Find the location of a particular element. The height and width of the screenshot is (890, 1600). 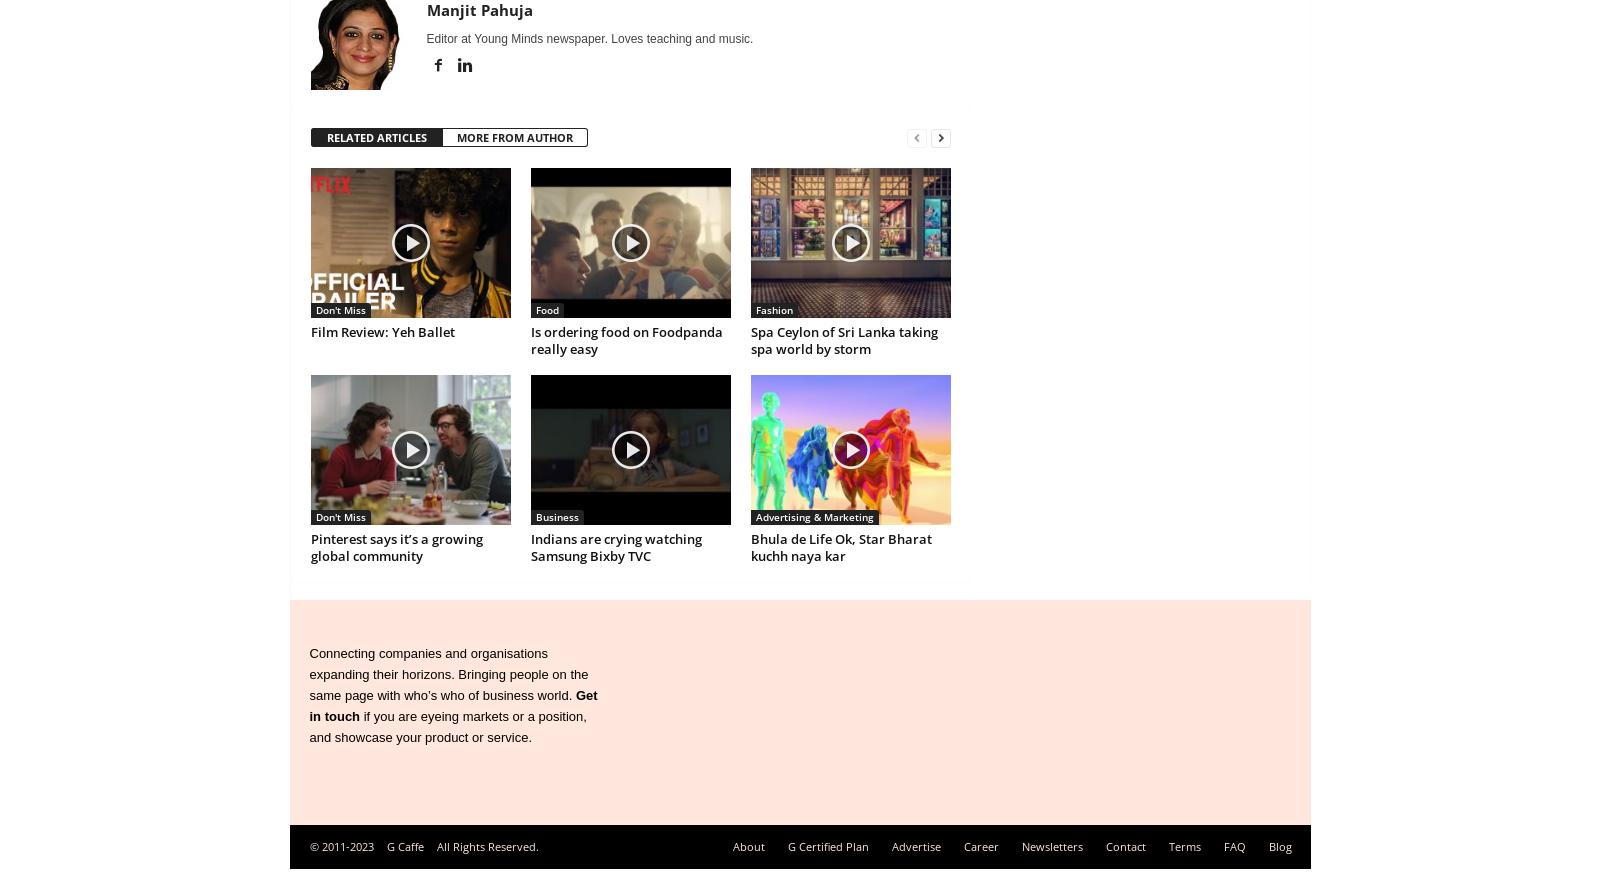

'Terms' is located at coordinates (1184, 845).